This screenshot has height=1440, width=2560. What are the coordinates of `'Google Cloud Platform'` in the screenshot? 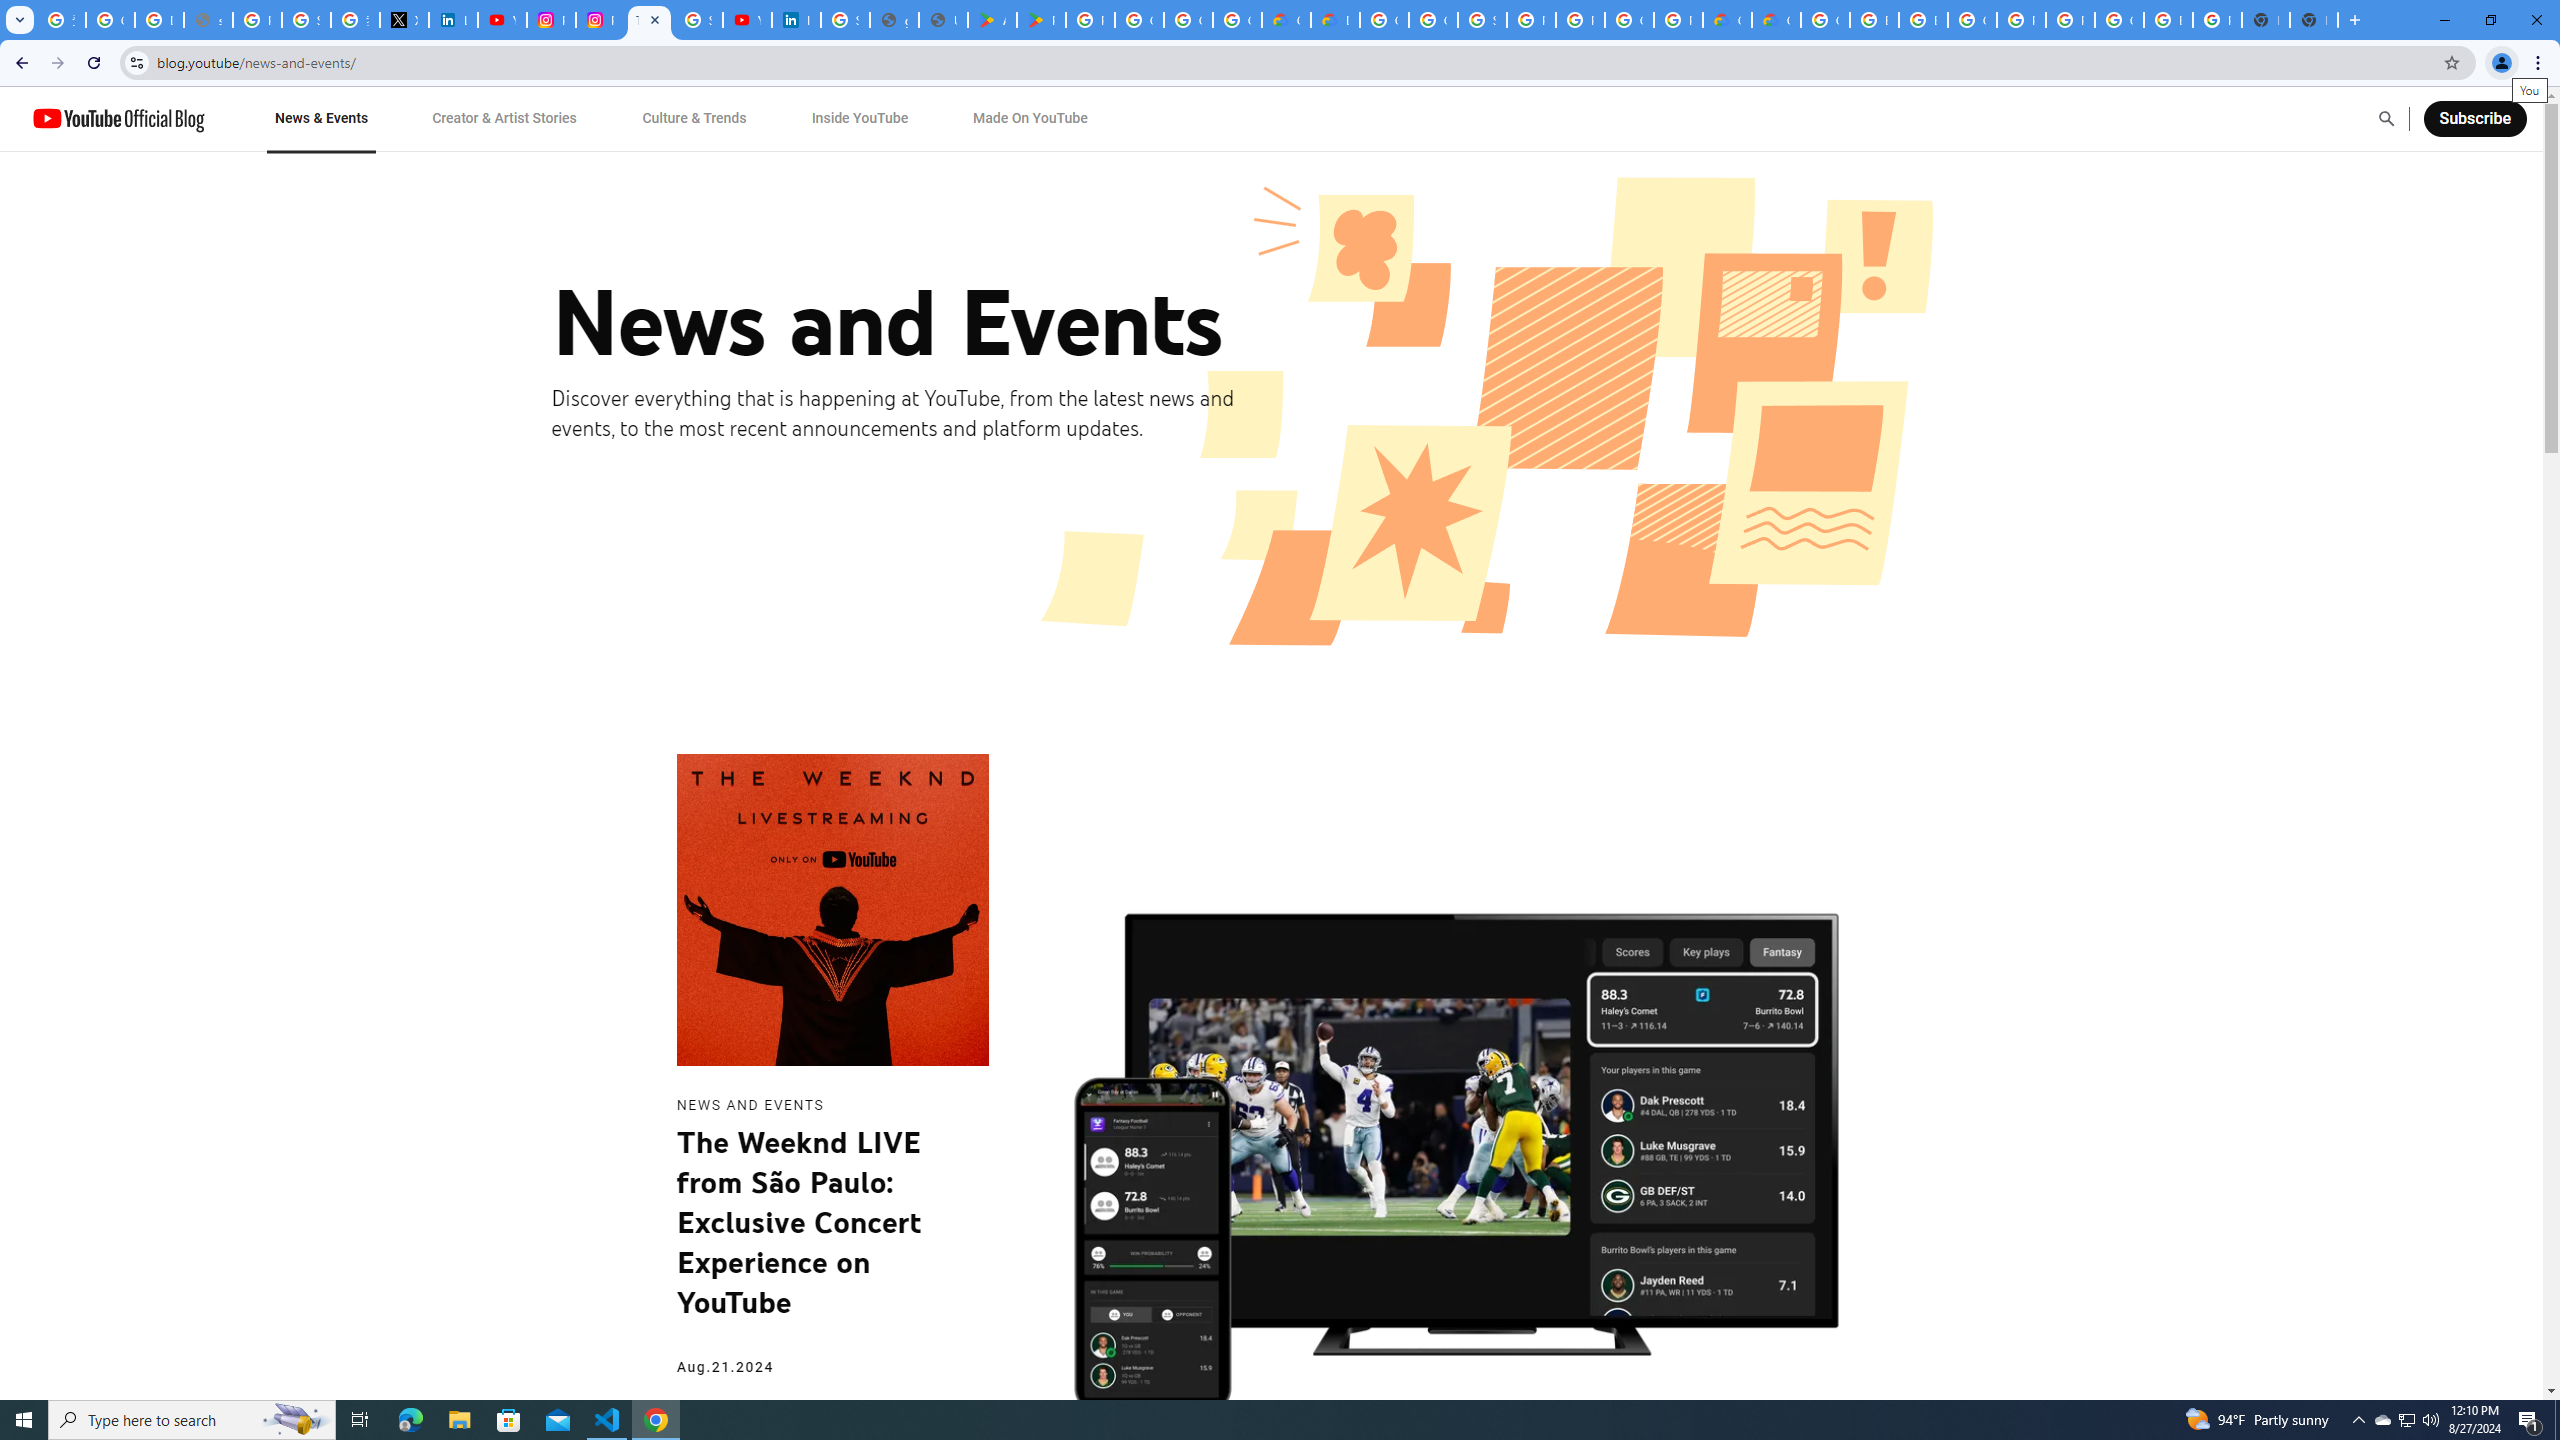 It's located at (1825, 19).